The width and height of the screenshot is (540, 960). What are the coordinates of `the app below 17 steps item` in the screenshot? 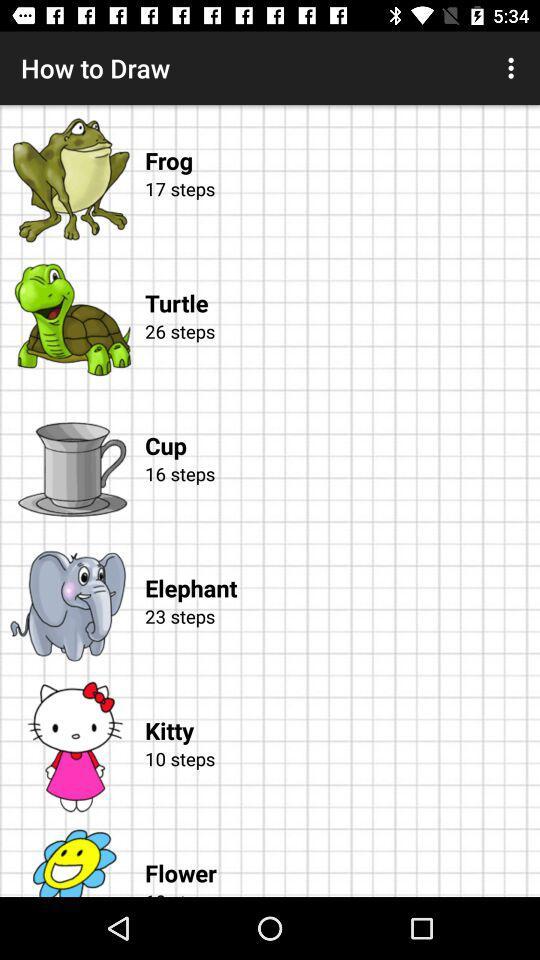 It's located at (341, 282).